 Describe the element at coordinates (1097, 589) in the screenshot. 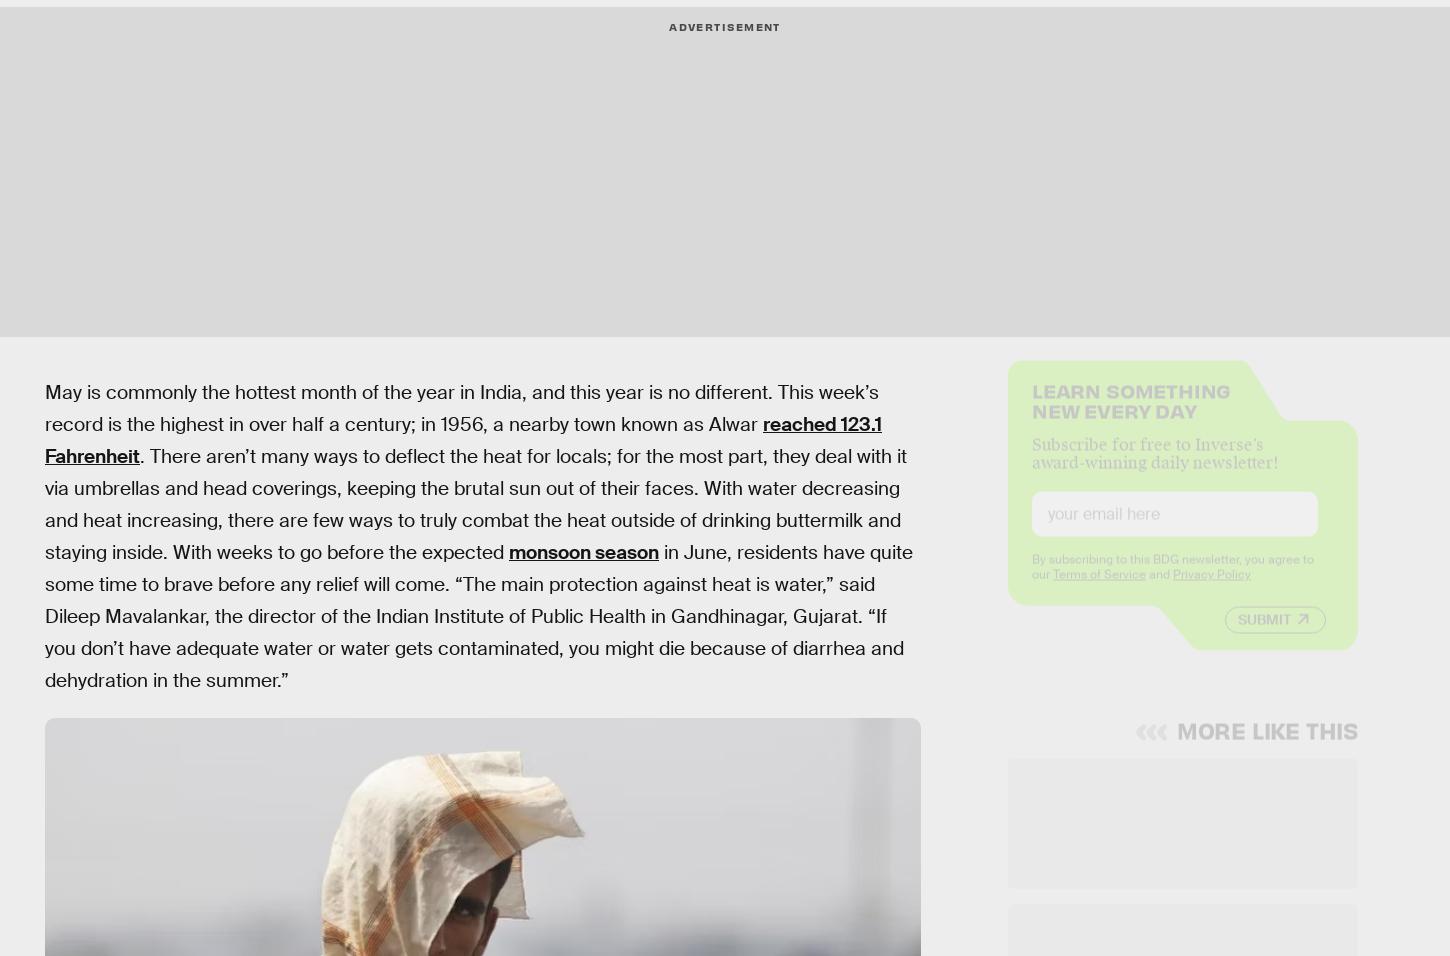

I see `'Terms of Service'` at that location.